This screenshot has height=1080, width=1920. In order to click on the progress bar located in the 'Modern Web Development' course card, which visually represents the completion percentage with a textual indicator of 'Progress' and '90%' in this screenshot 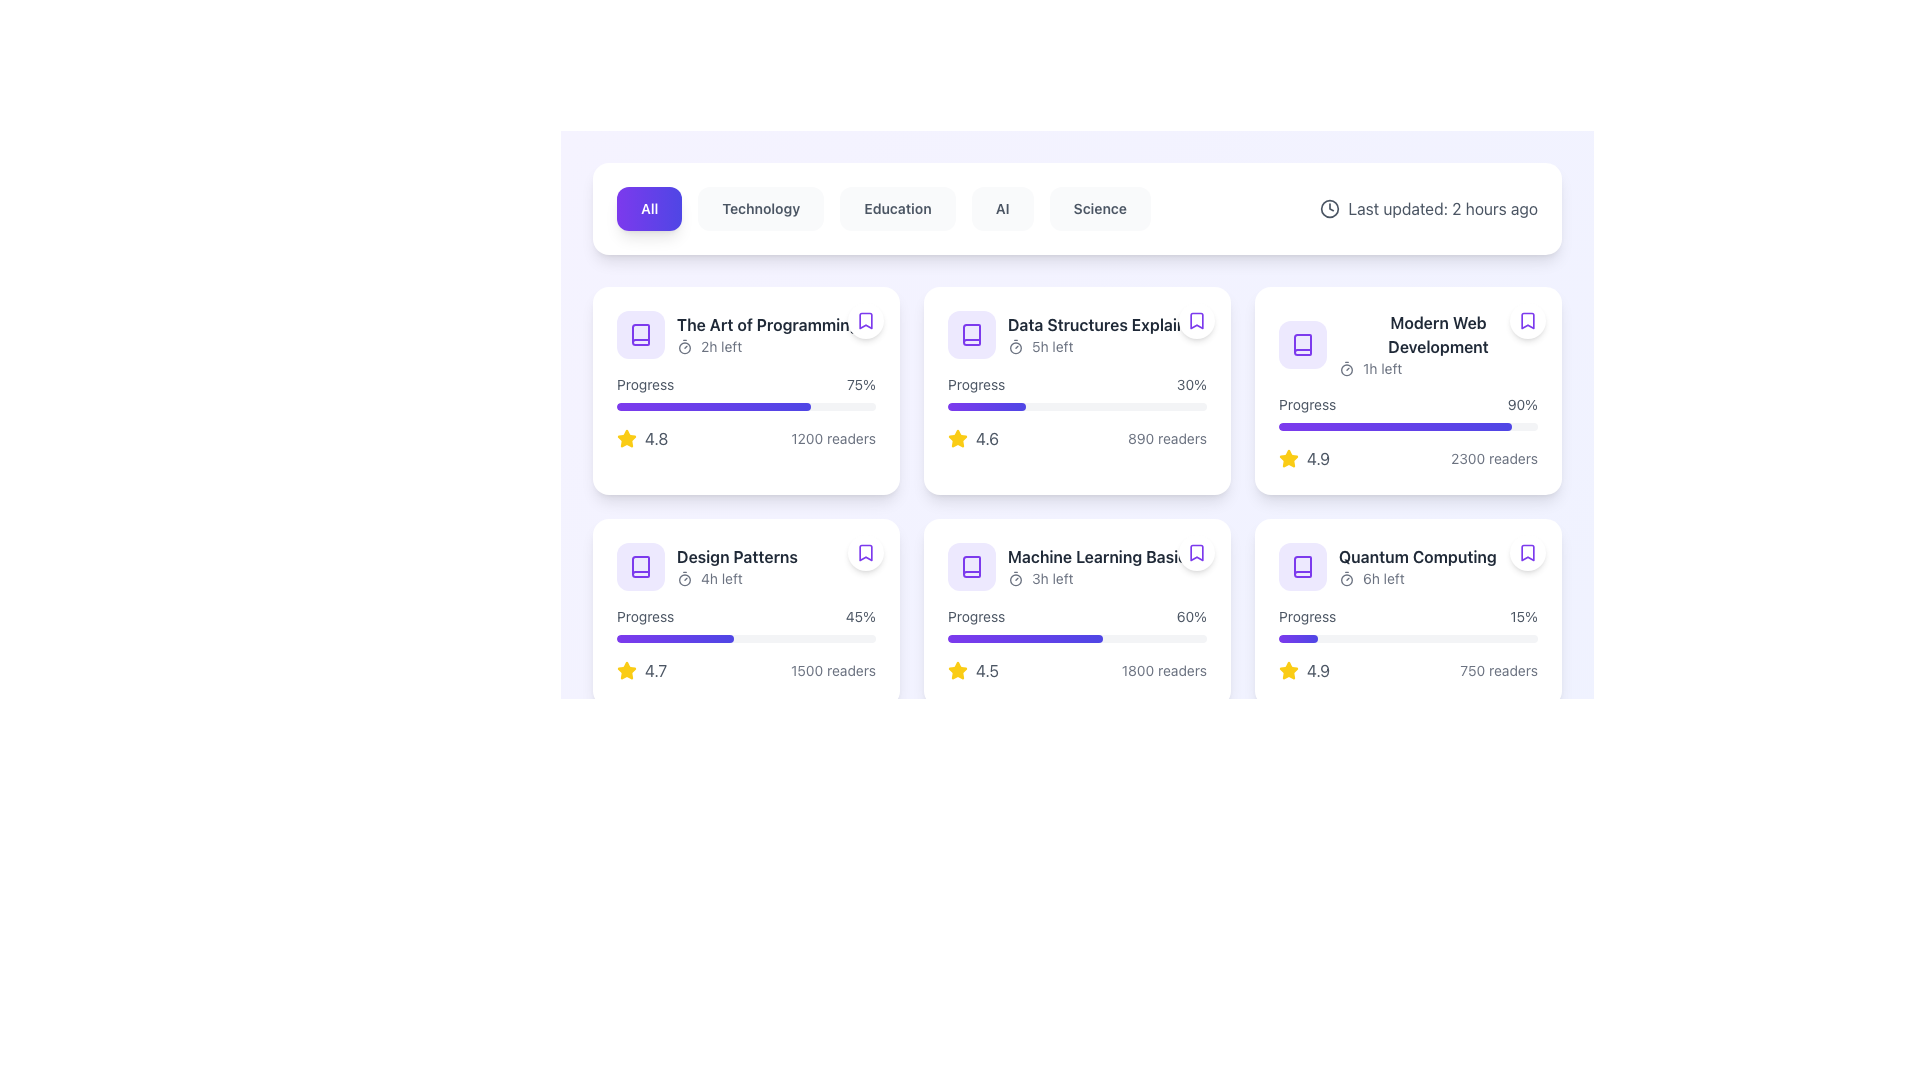, I will do `click(1407, 426)`.